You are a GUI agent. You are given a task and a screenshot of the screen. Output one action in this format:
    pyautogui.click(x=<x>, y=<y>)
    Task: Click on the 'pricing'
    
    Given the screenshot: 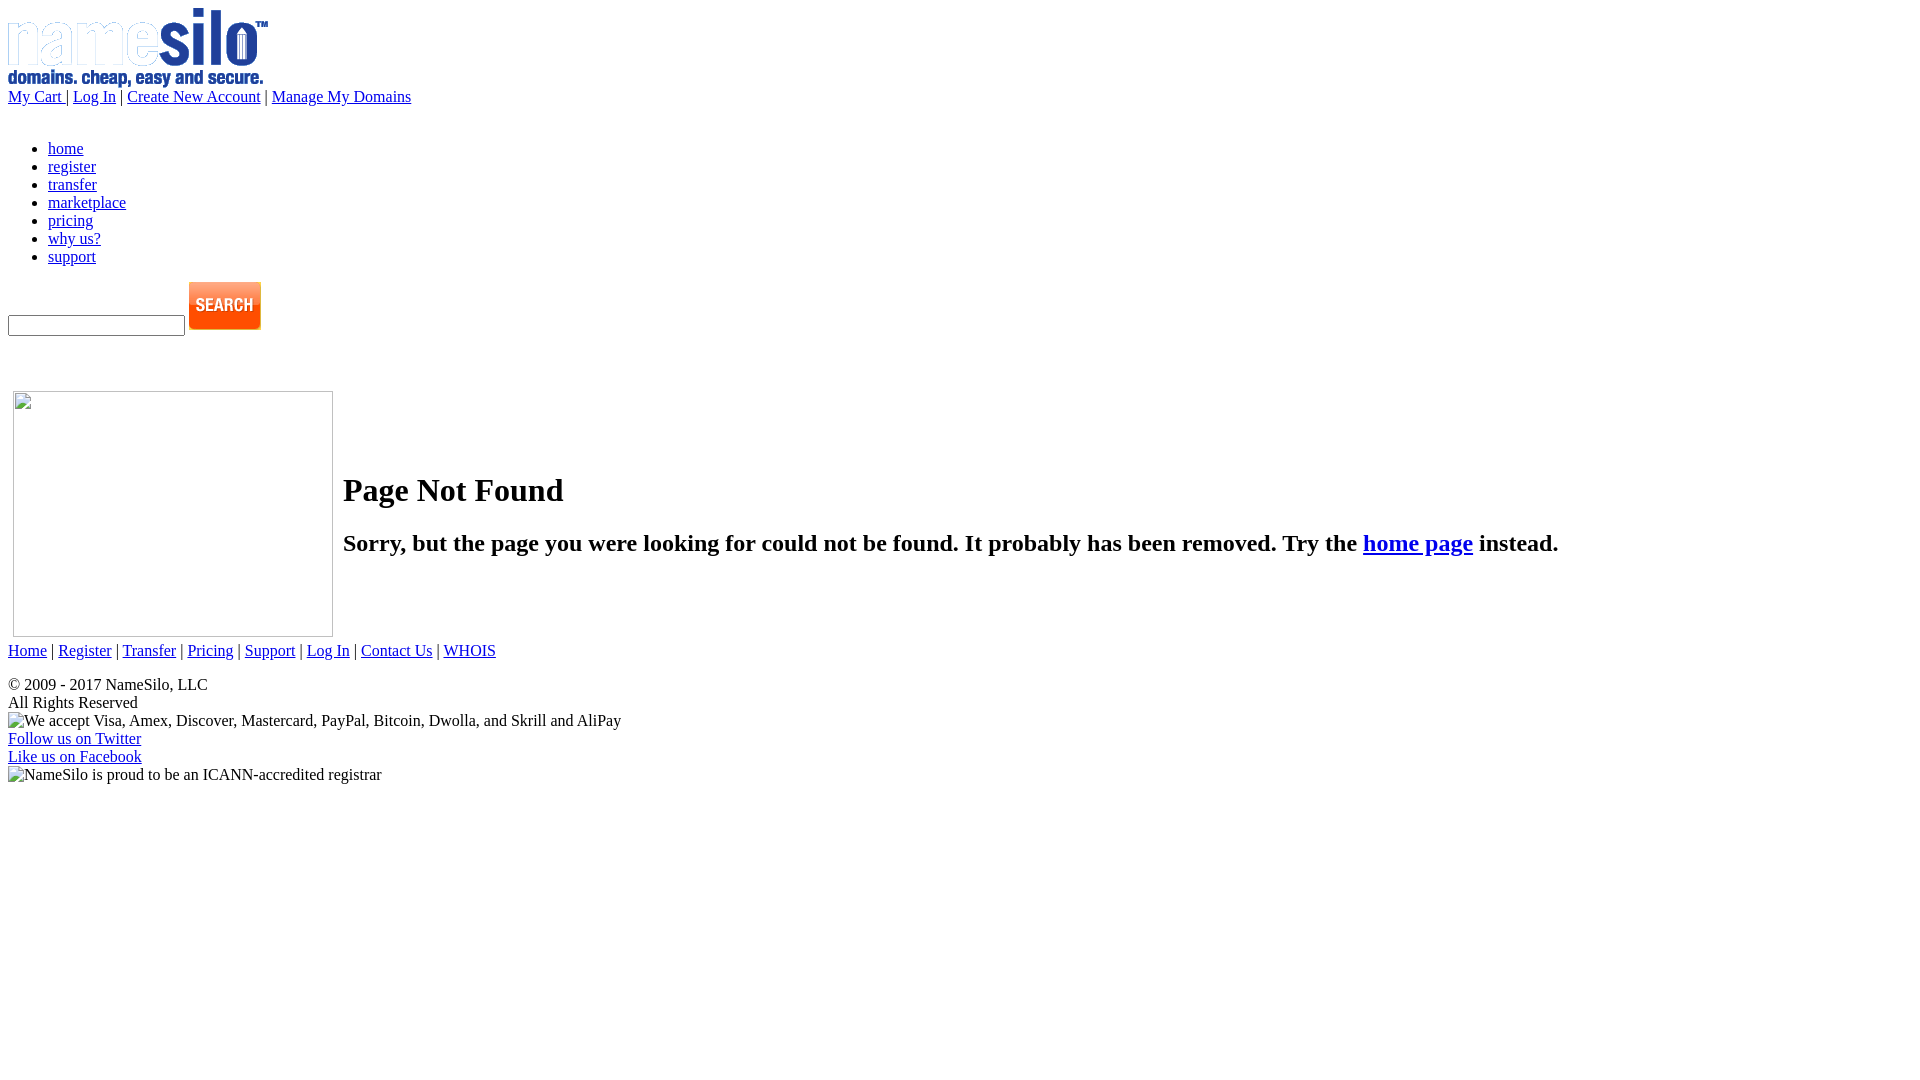 What is the action you would take?
    pyautogui.click(x=70, y=220)
    